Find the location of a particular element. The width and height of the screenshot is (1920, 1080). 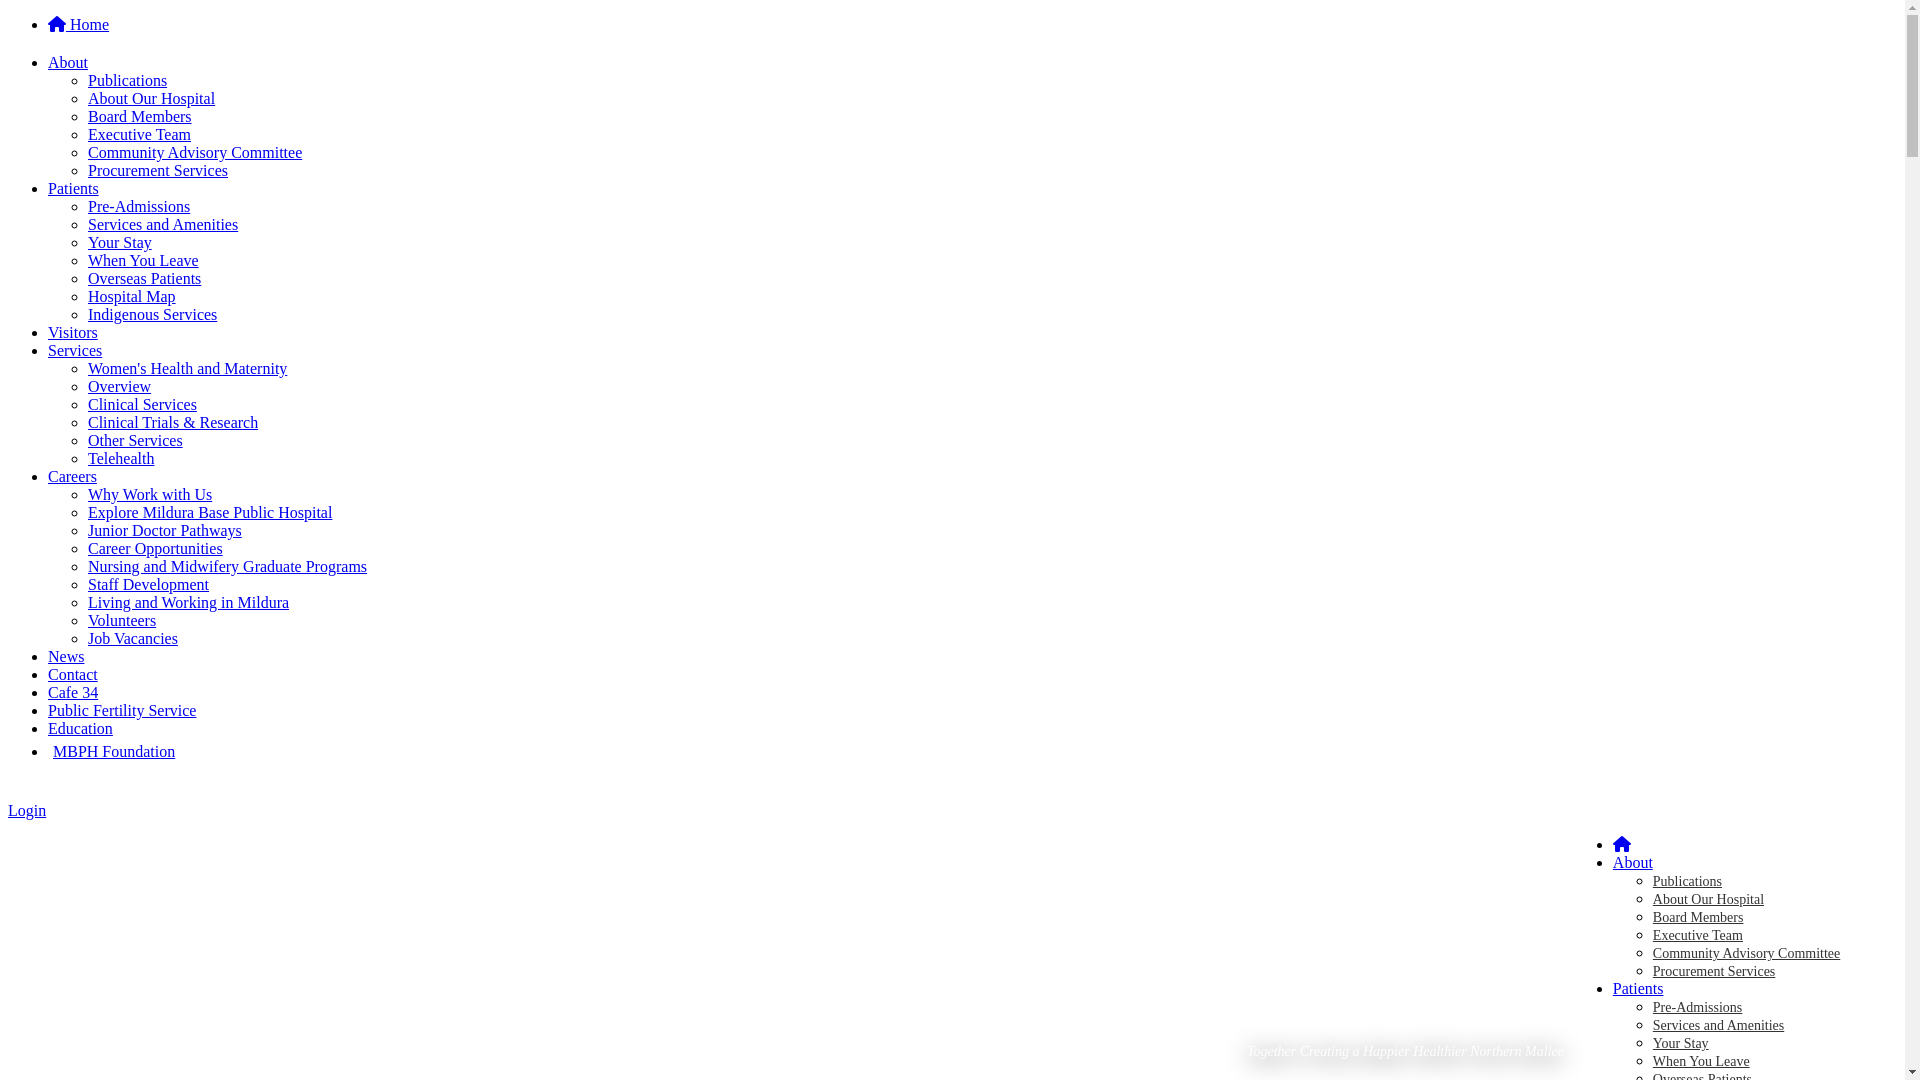

'Login' is located at coordinates (27, 810).